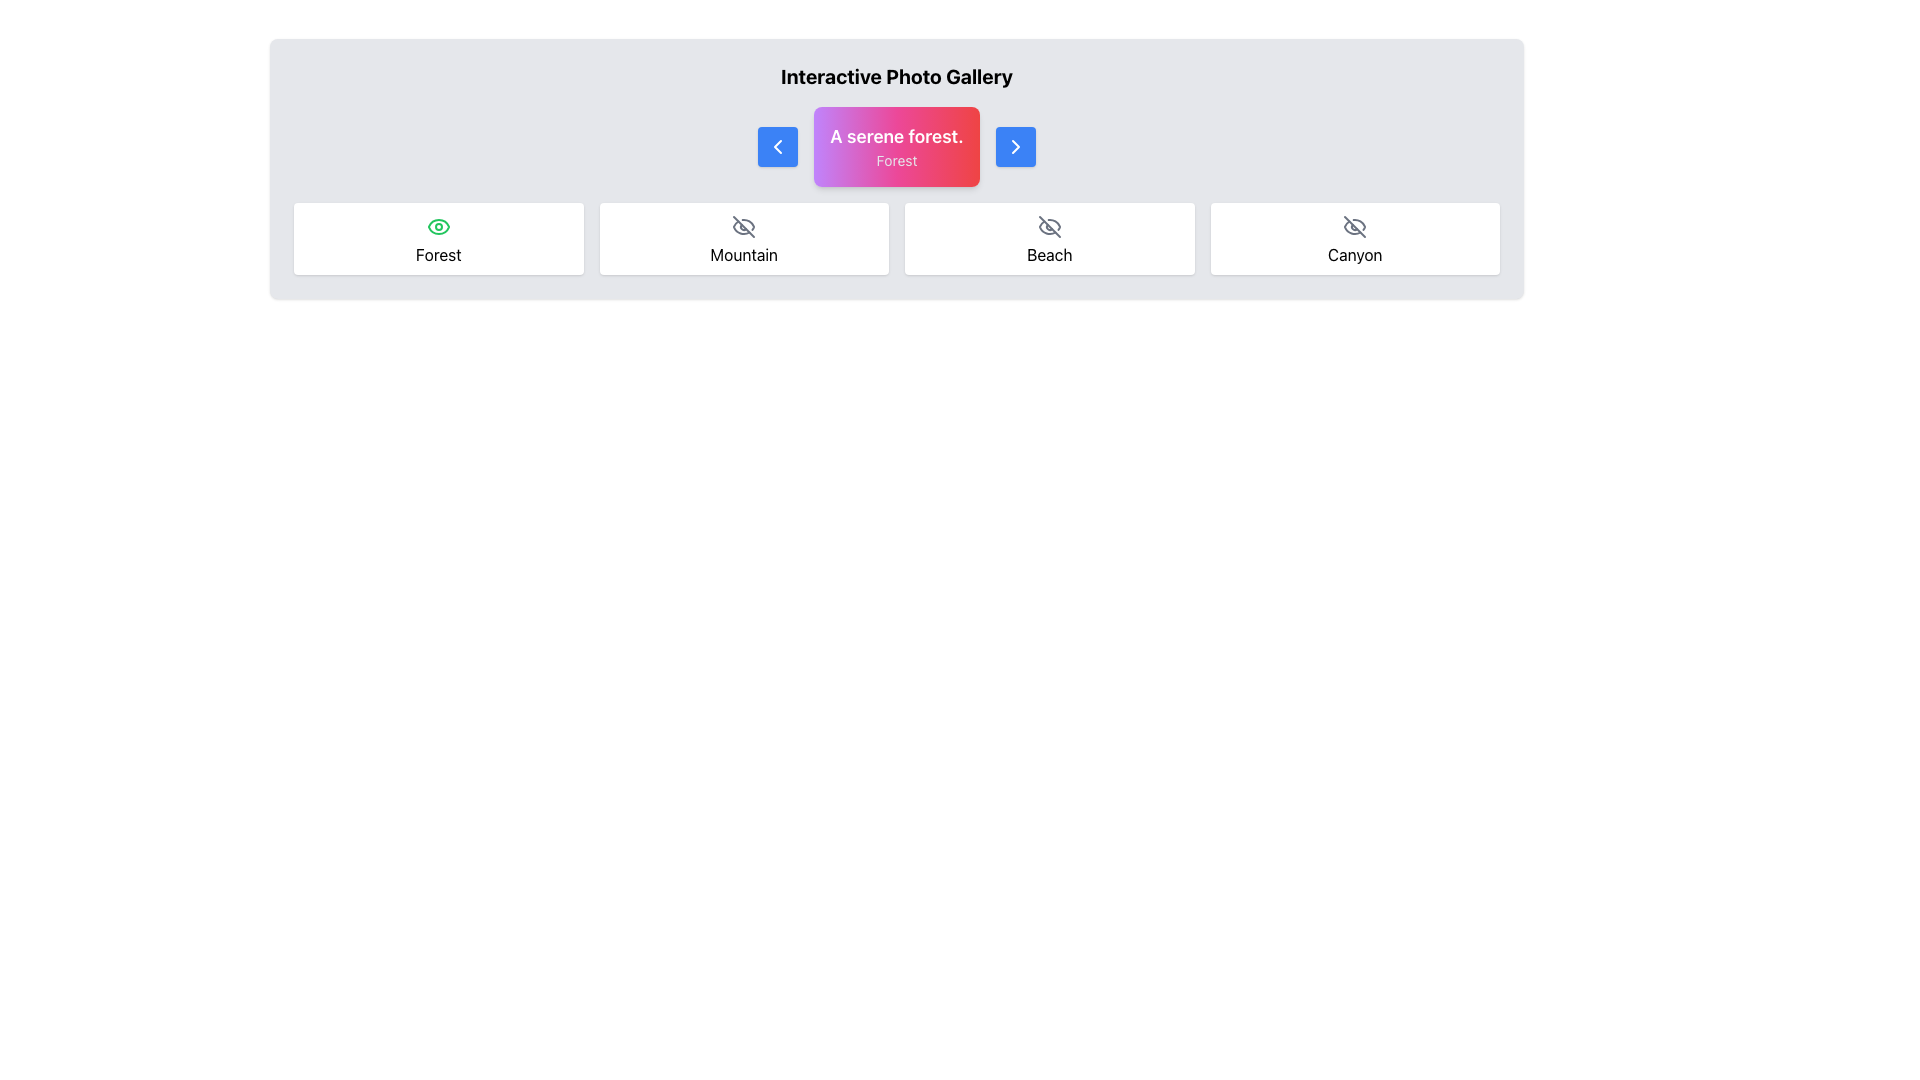 The image size is (1920, 1080). What do you see at coordinates (1048, 226) in the screenshot?
I see `the visibility toggle icon for the 'Beach' item in the 'Interactive Photo Gallery'` at bounding box center [1048, 226].